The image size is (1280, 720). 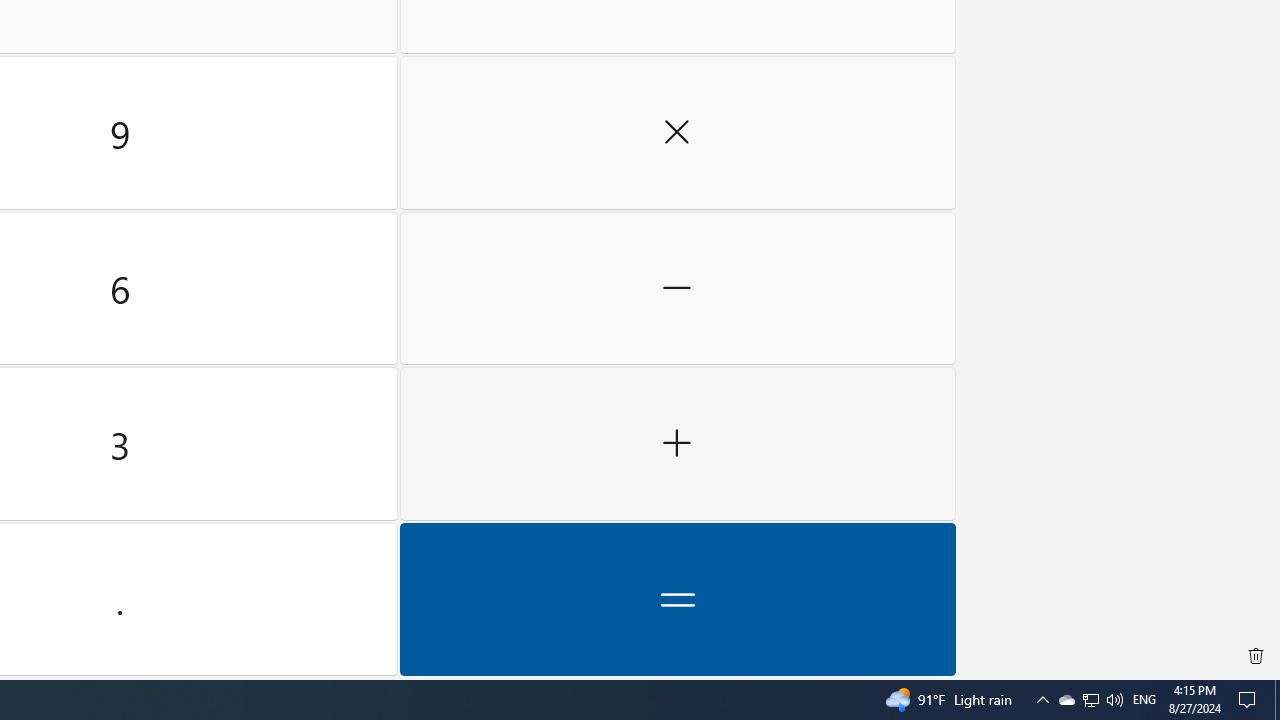 I want to click on 'Multiply by', so click(x=677, y=133).